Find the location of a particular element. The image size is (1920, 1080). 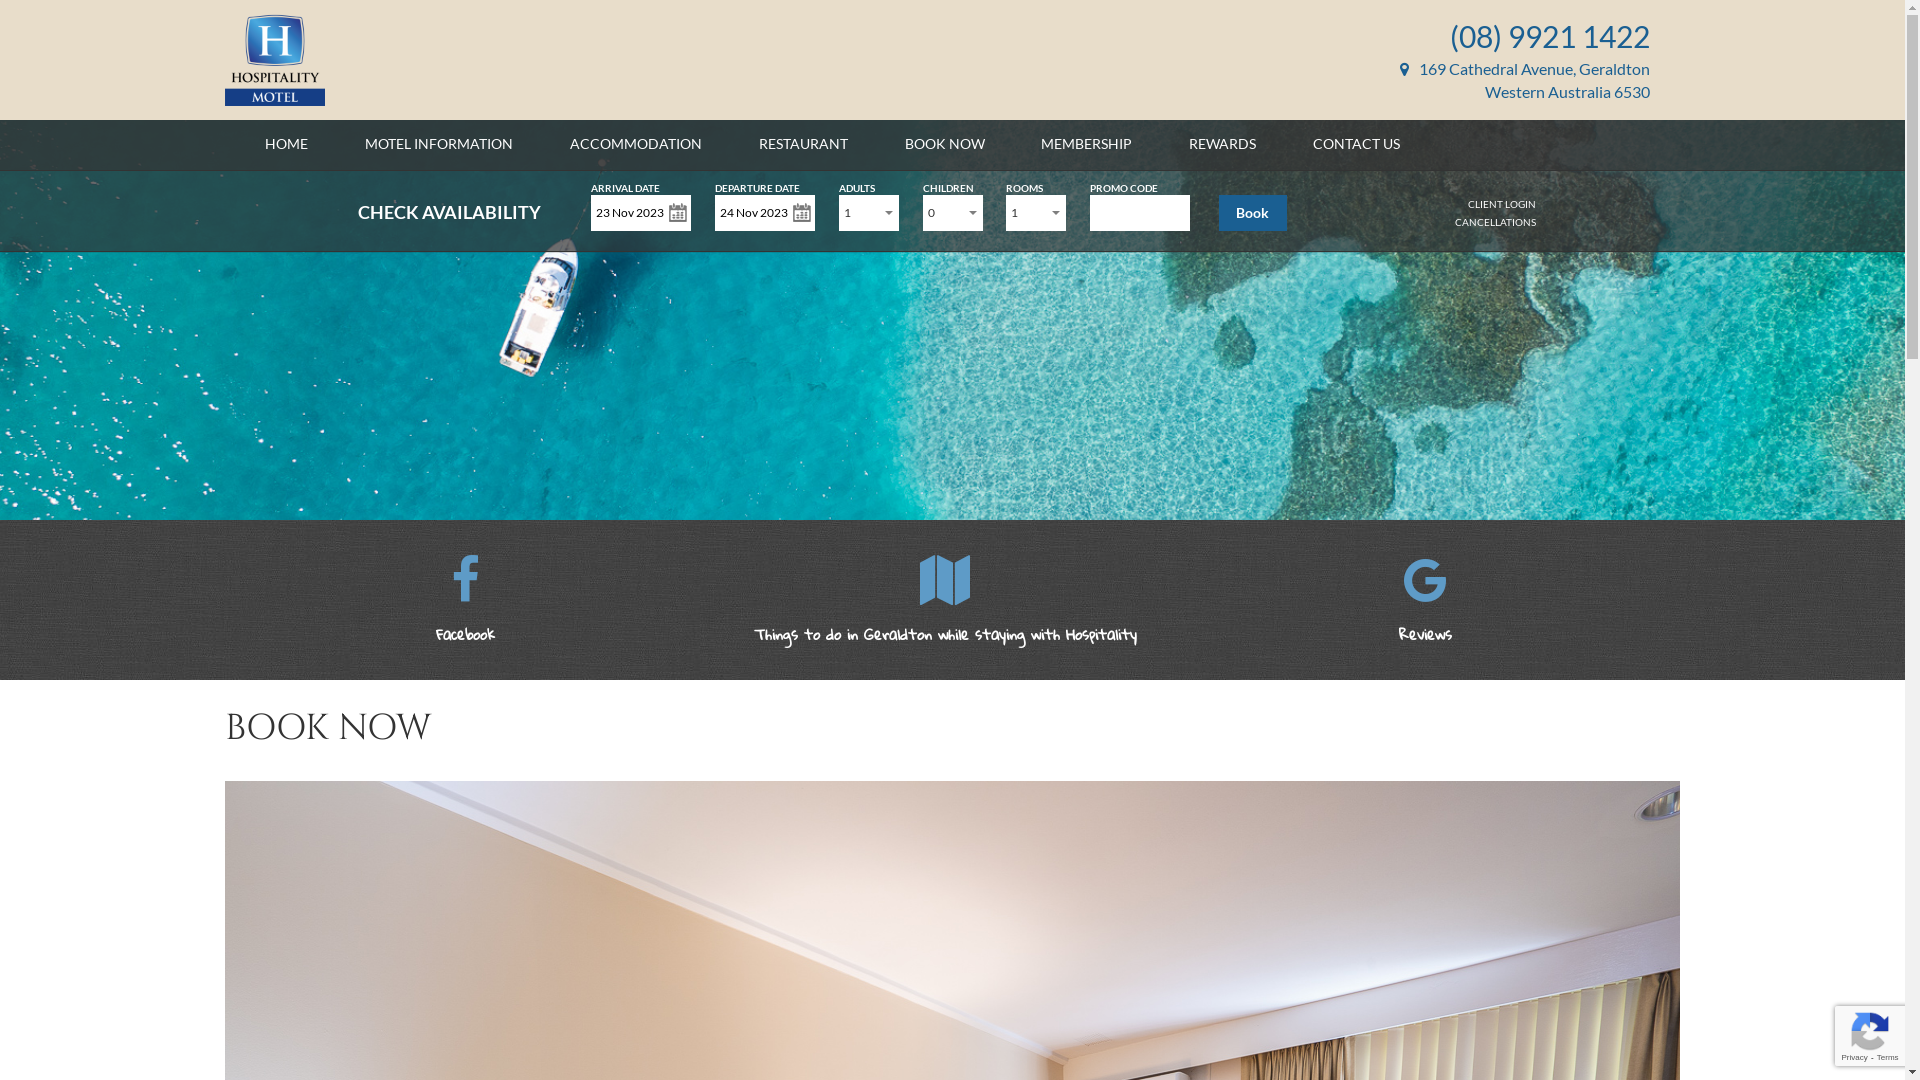

'(08) 9921 1422' is located at coordinates (1549, 35).